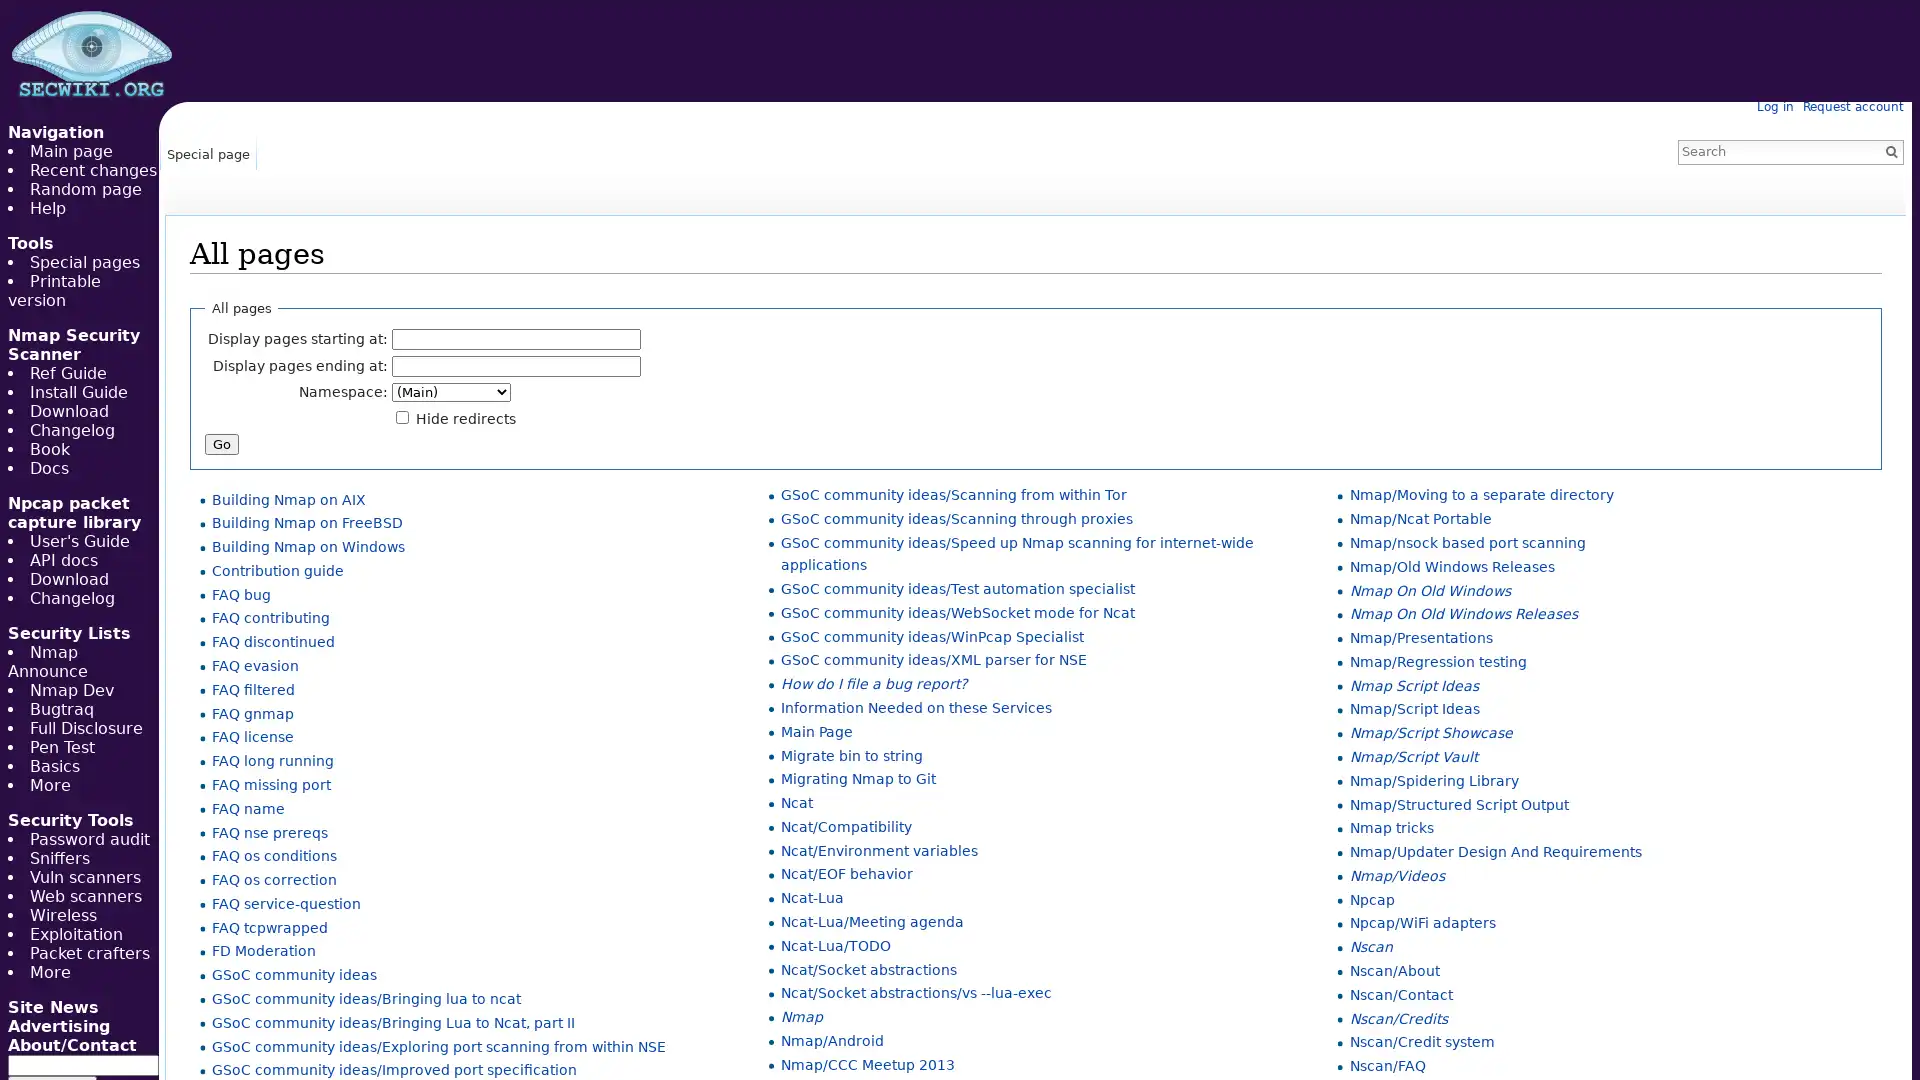 This screenshot has height=1080, width=1920. Describe the element at coordinates (221, 442) in the screenshot. I see `Go` at that location.